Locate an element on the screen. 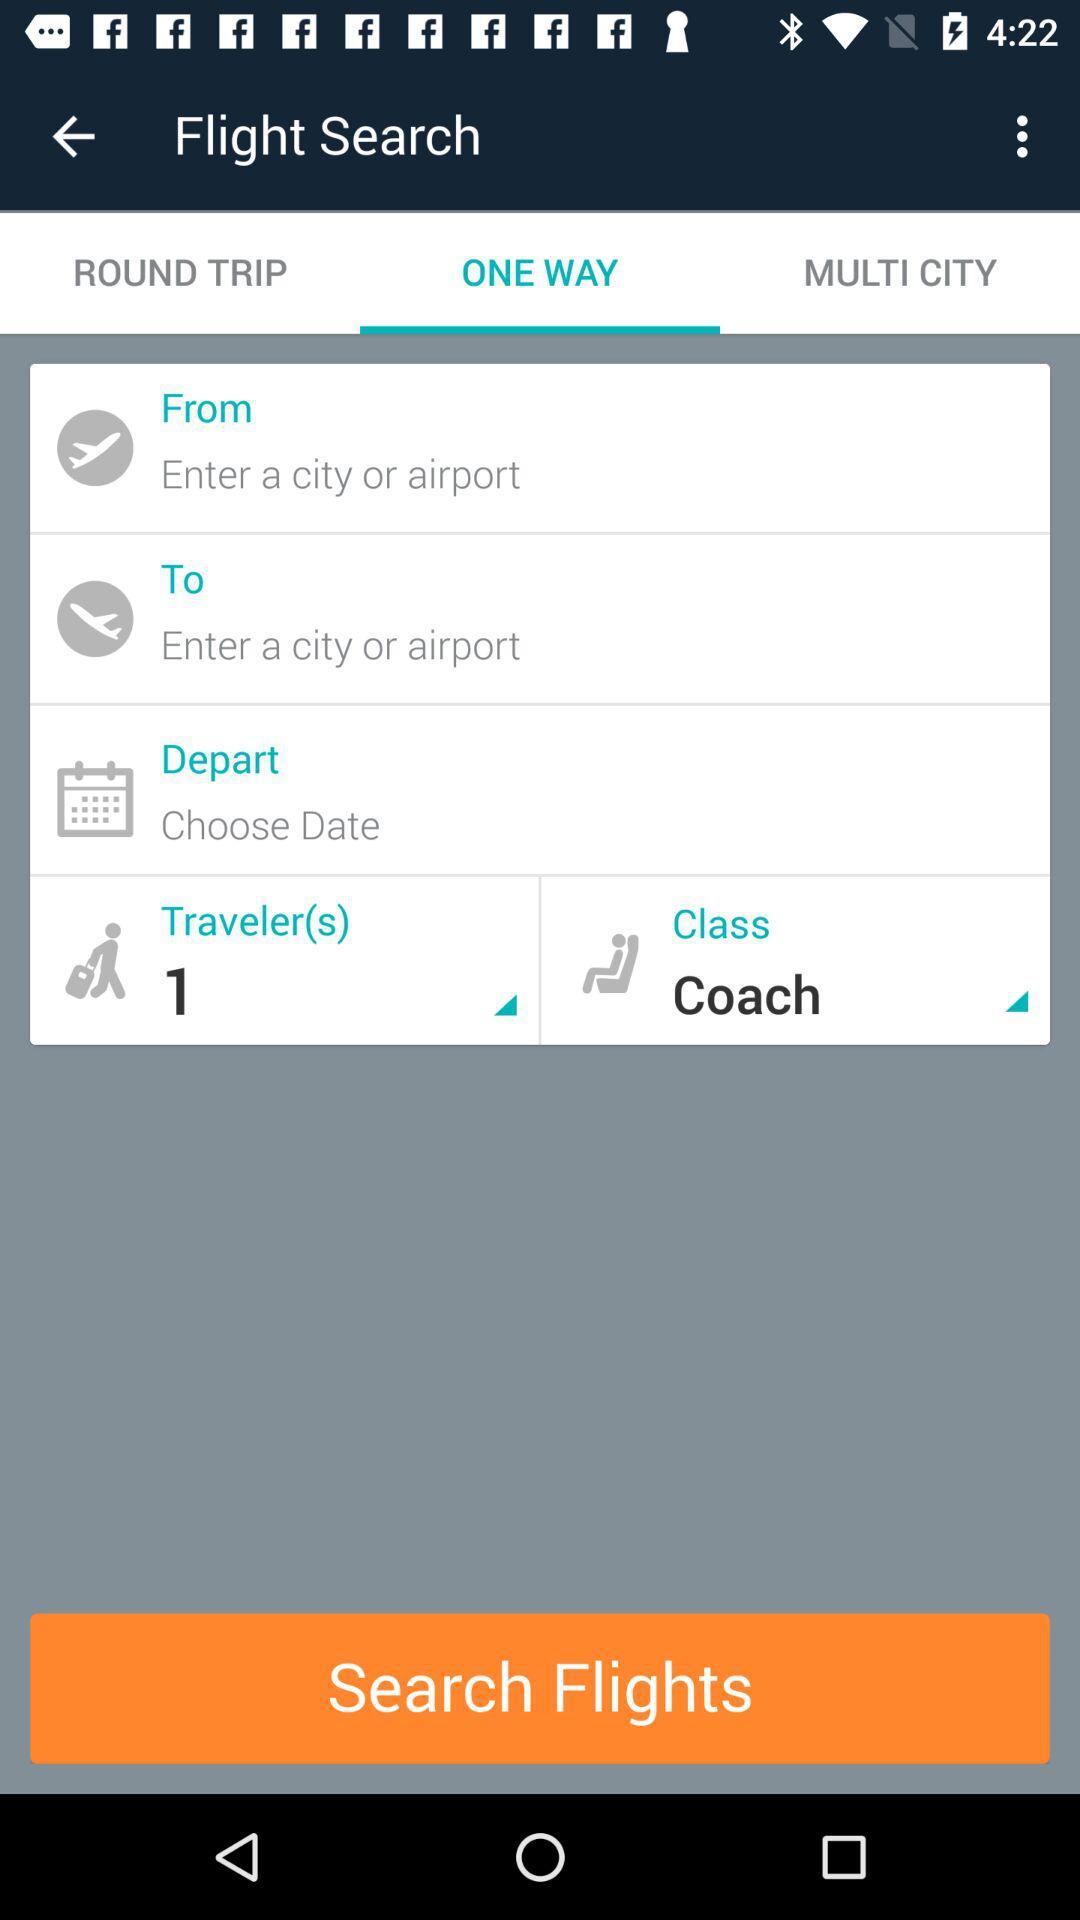 The image size is (1080, 1920). the item next to the one way icon is located at coordinates (898, 272).